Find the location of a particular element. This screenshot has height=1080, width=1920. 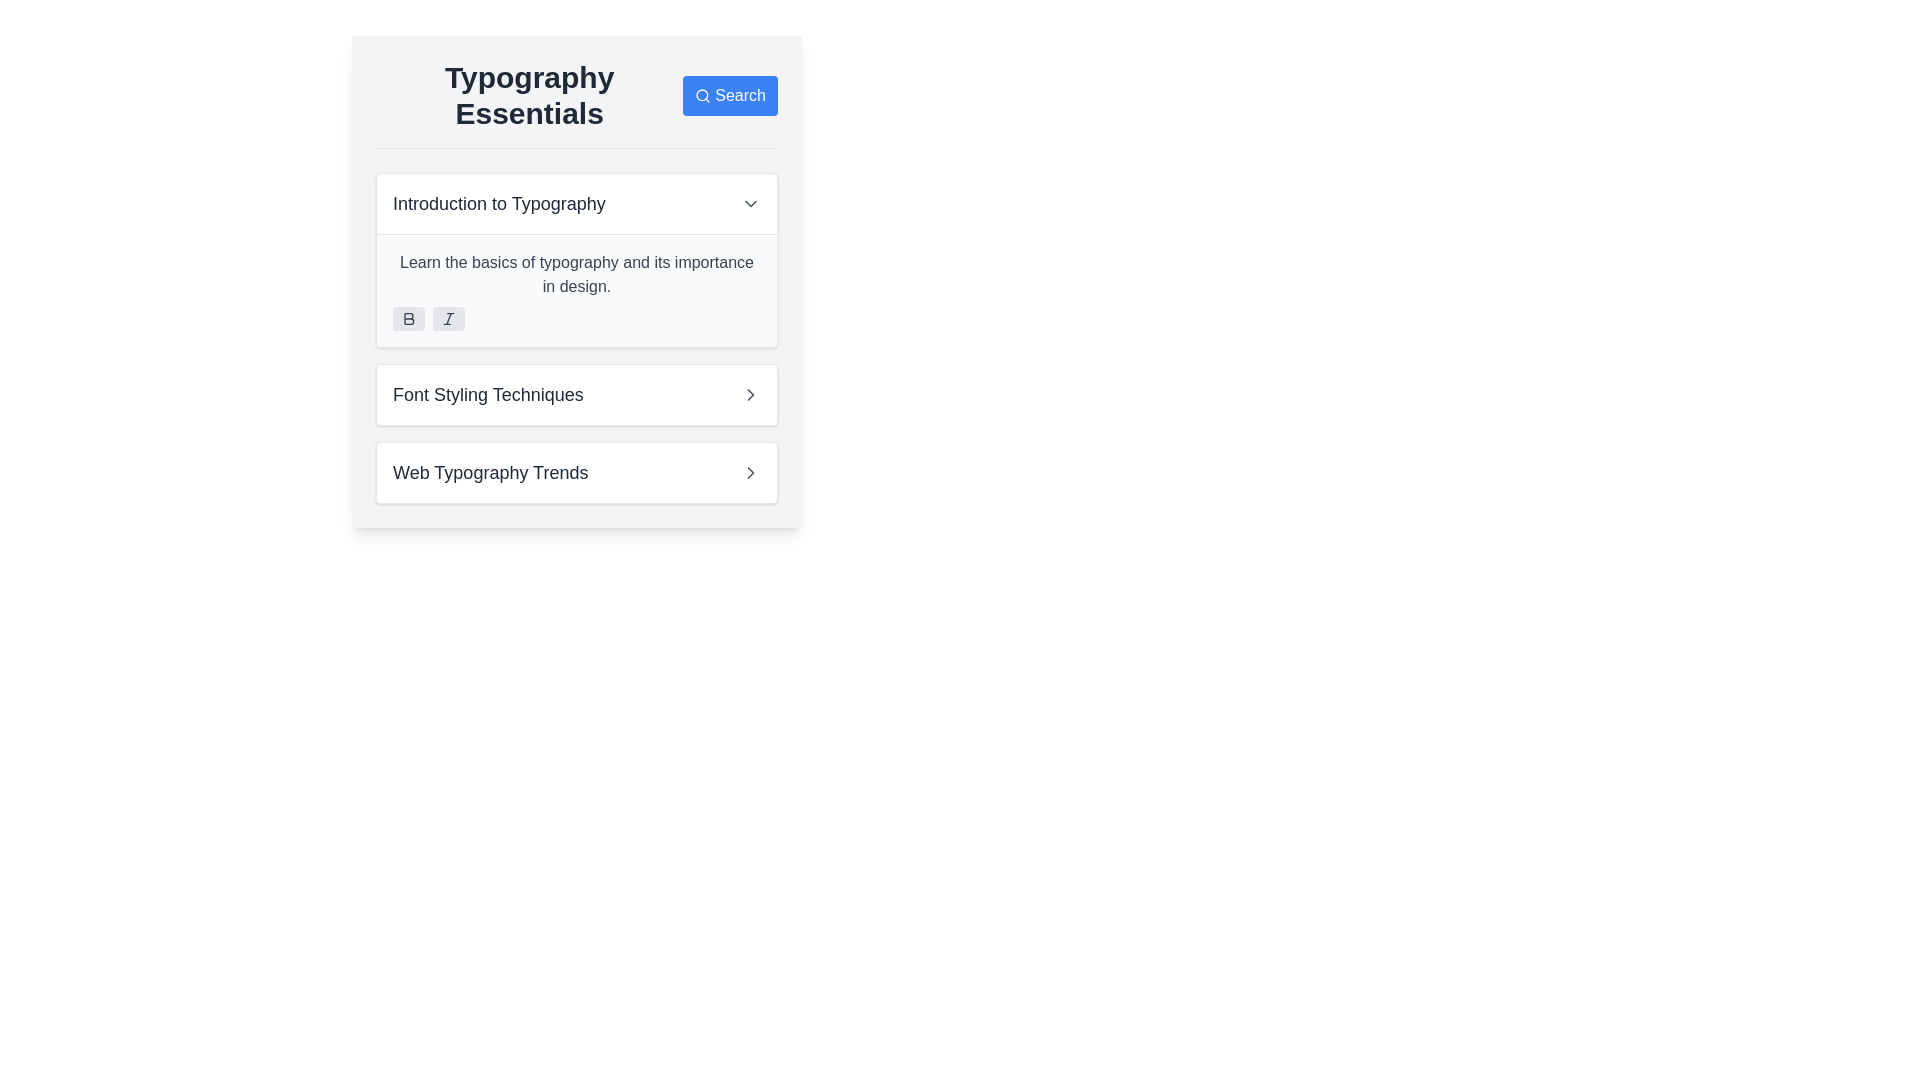

the rightward-pointing chevron icon within the 'Web Typography Trends' section is located at coordinates (749, 473).